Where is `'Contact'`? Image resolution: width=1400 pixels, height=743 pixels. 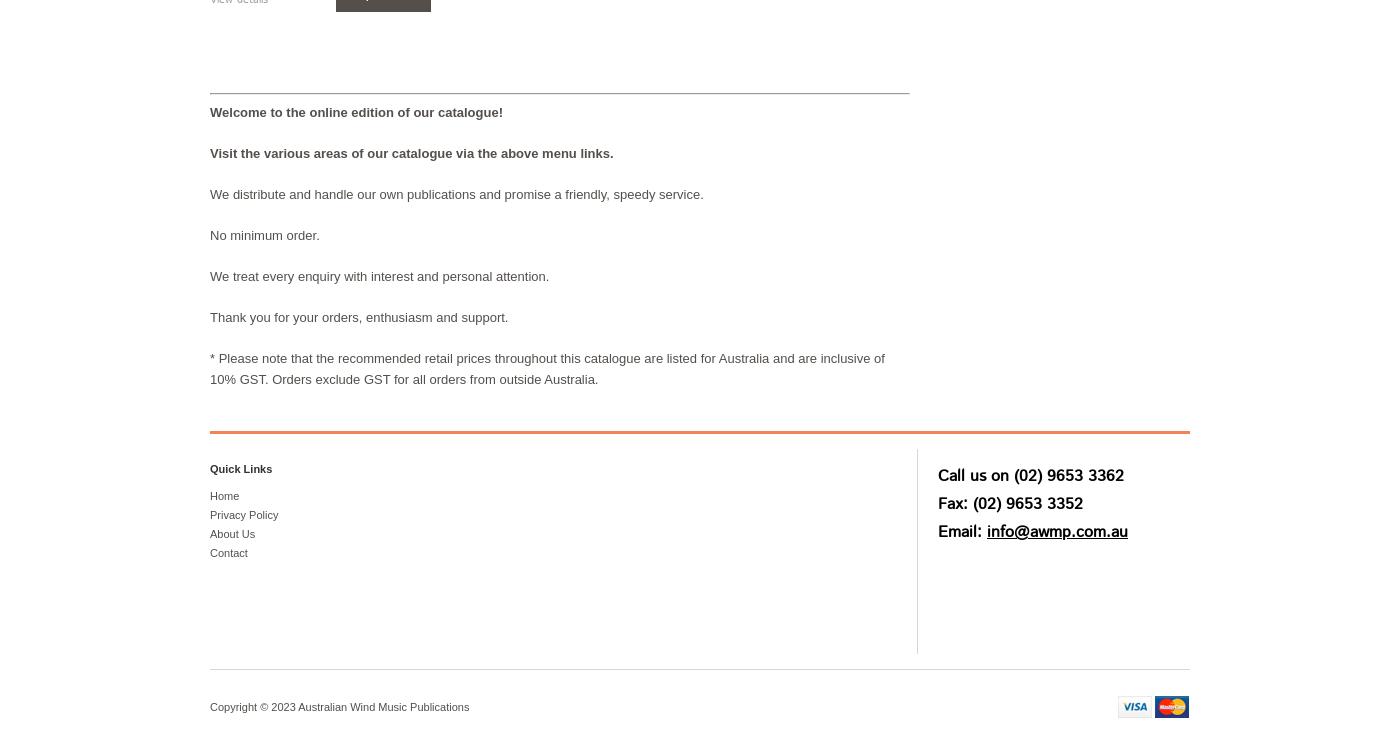 'Contact' is located at coordinates (228, 552).